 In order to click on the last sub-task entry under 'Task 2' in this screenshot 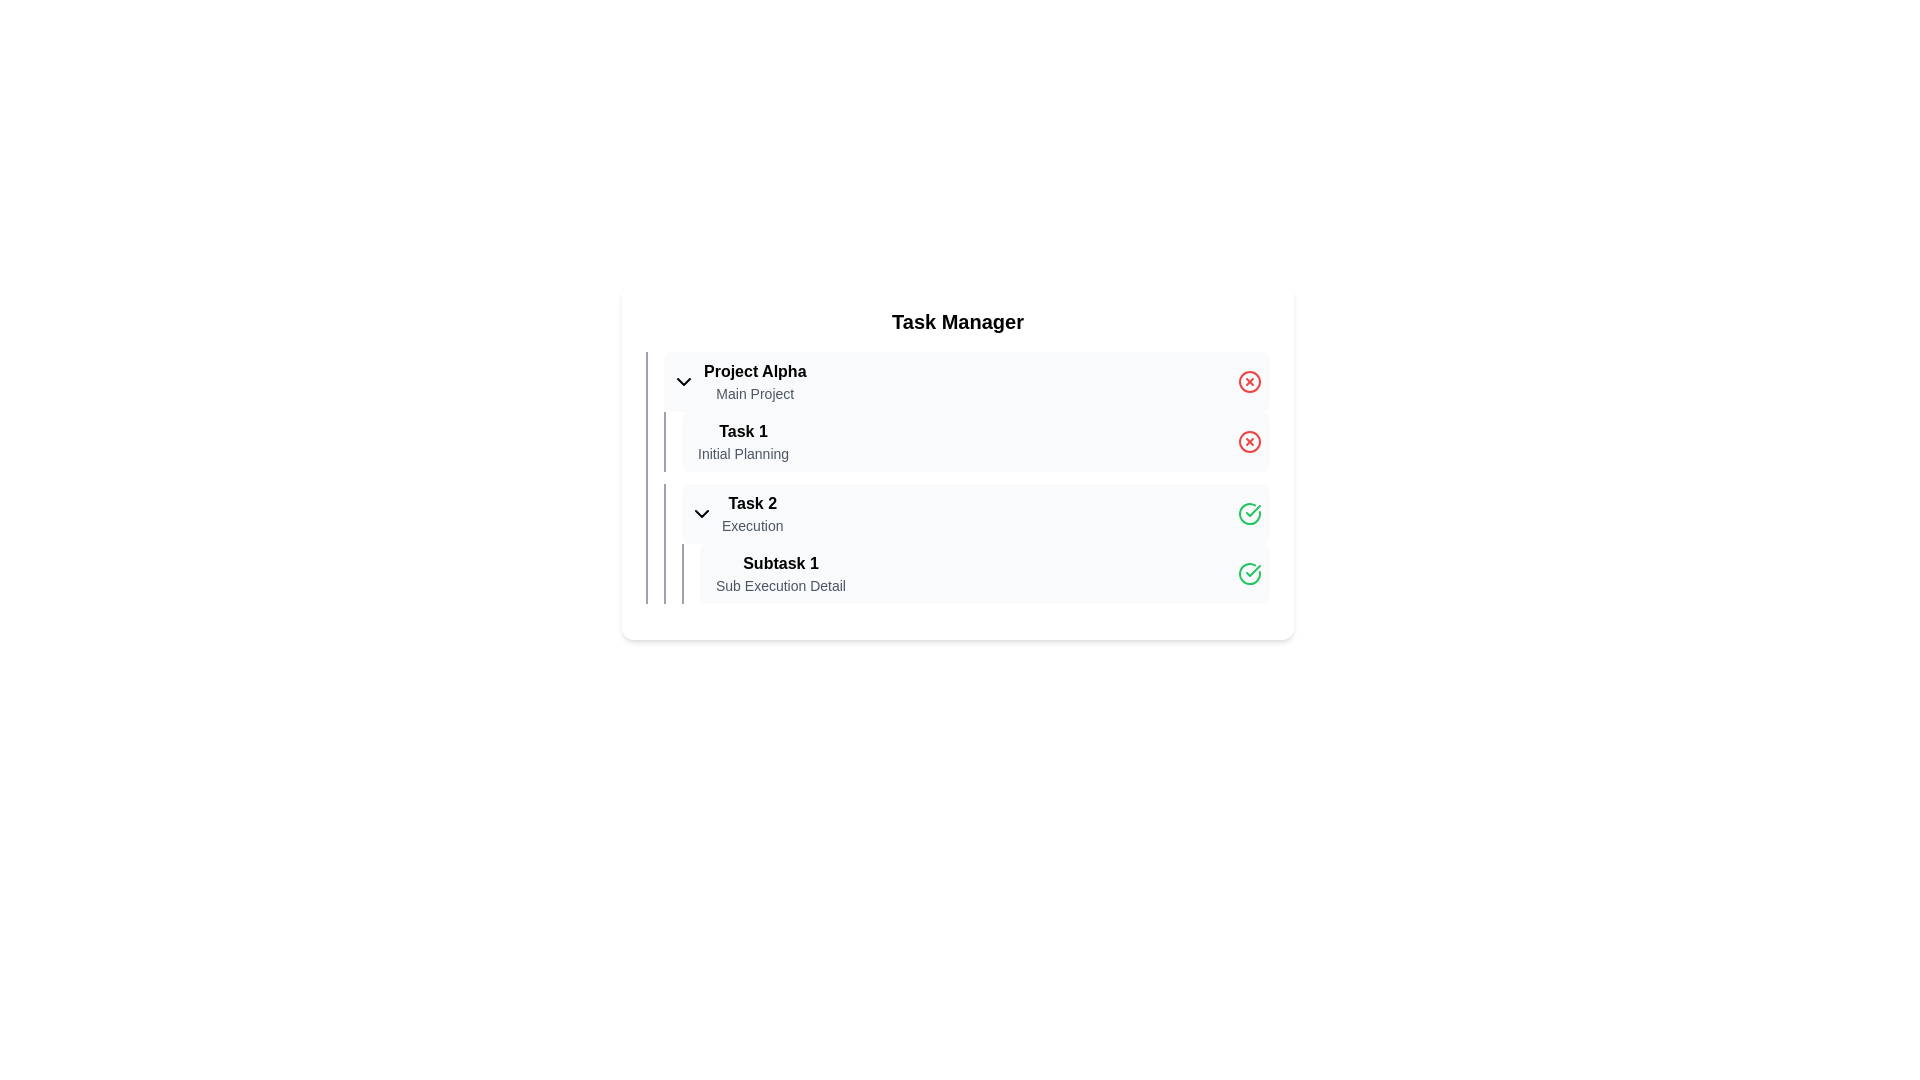, I will do `click(984, 574)`.